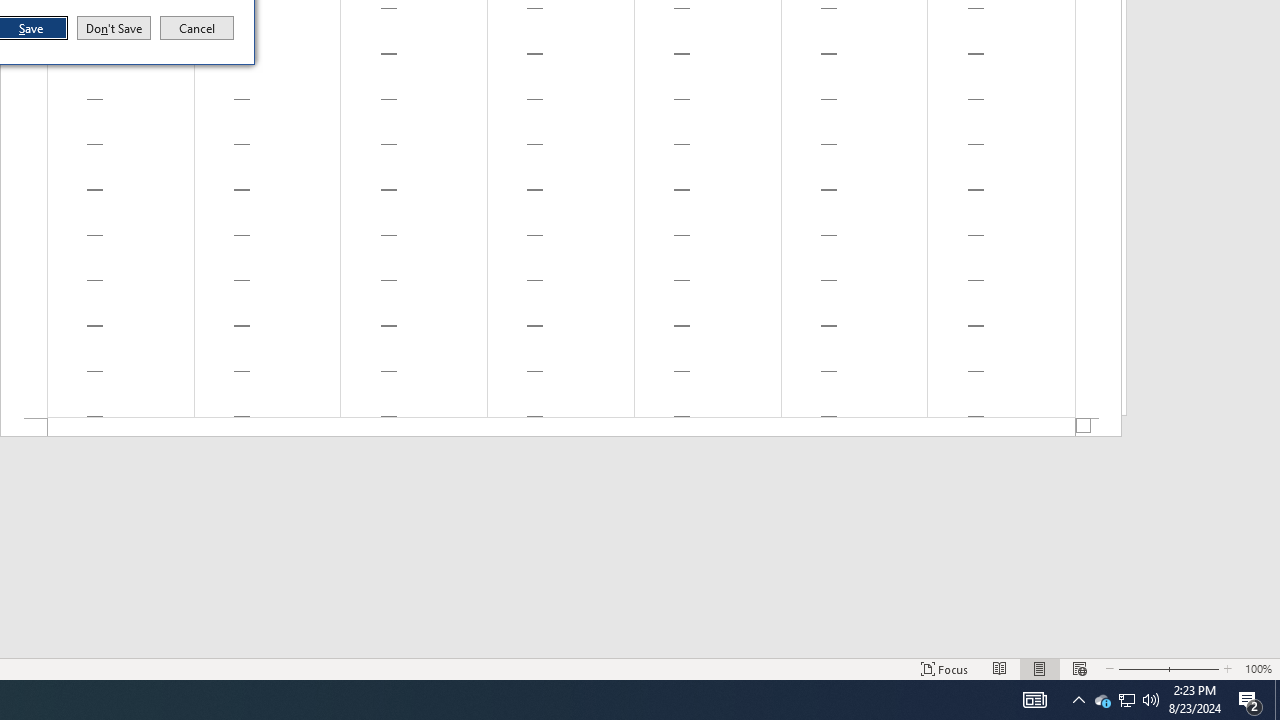 This screenshot has width=1280, height=720. I want to click on 'User Promoted Notification Area', so click(1127, 698).